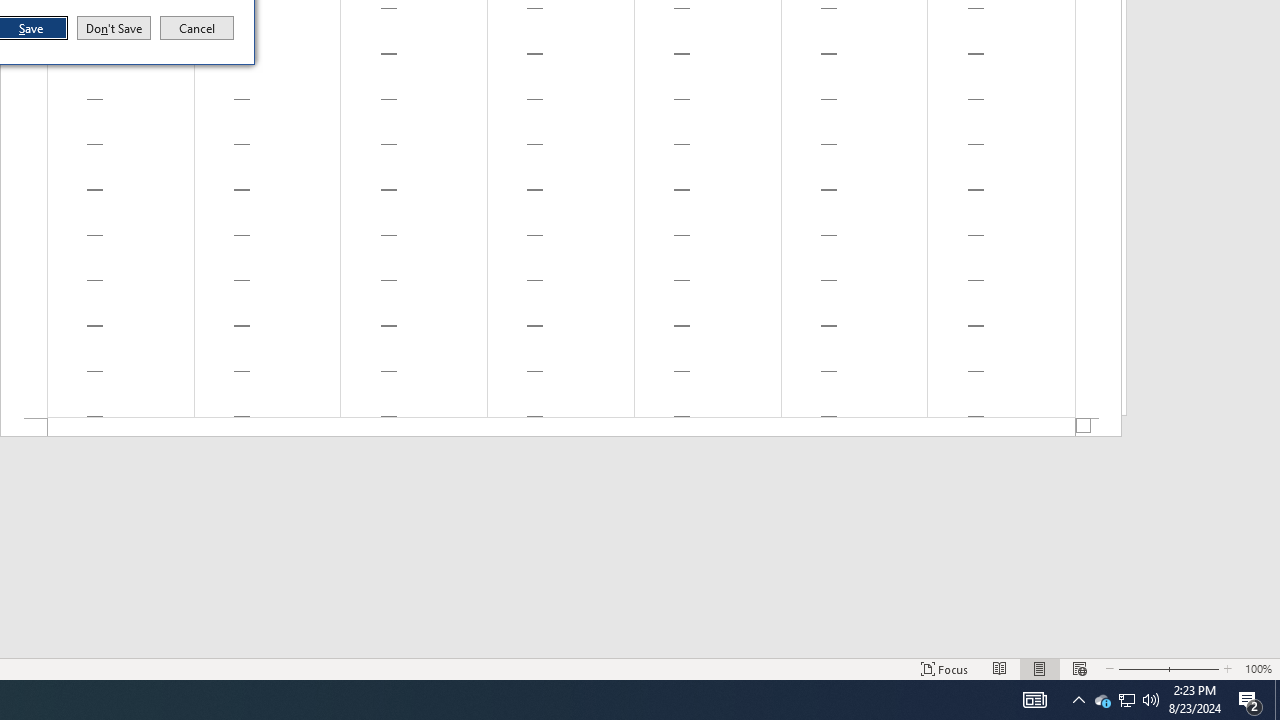 This screenshot has width=1280, height=720. I want to click on 'User Promoted Notification Area', so click(1127, 698).